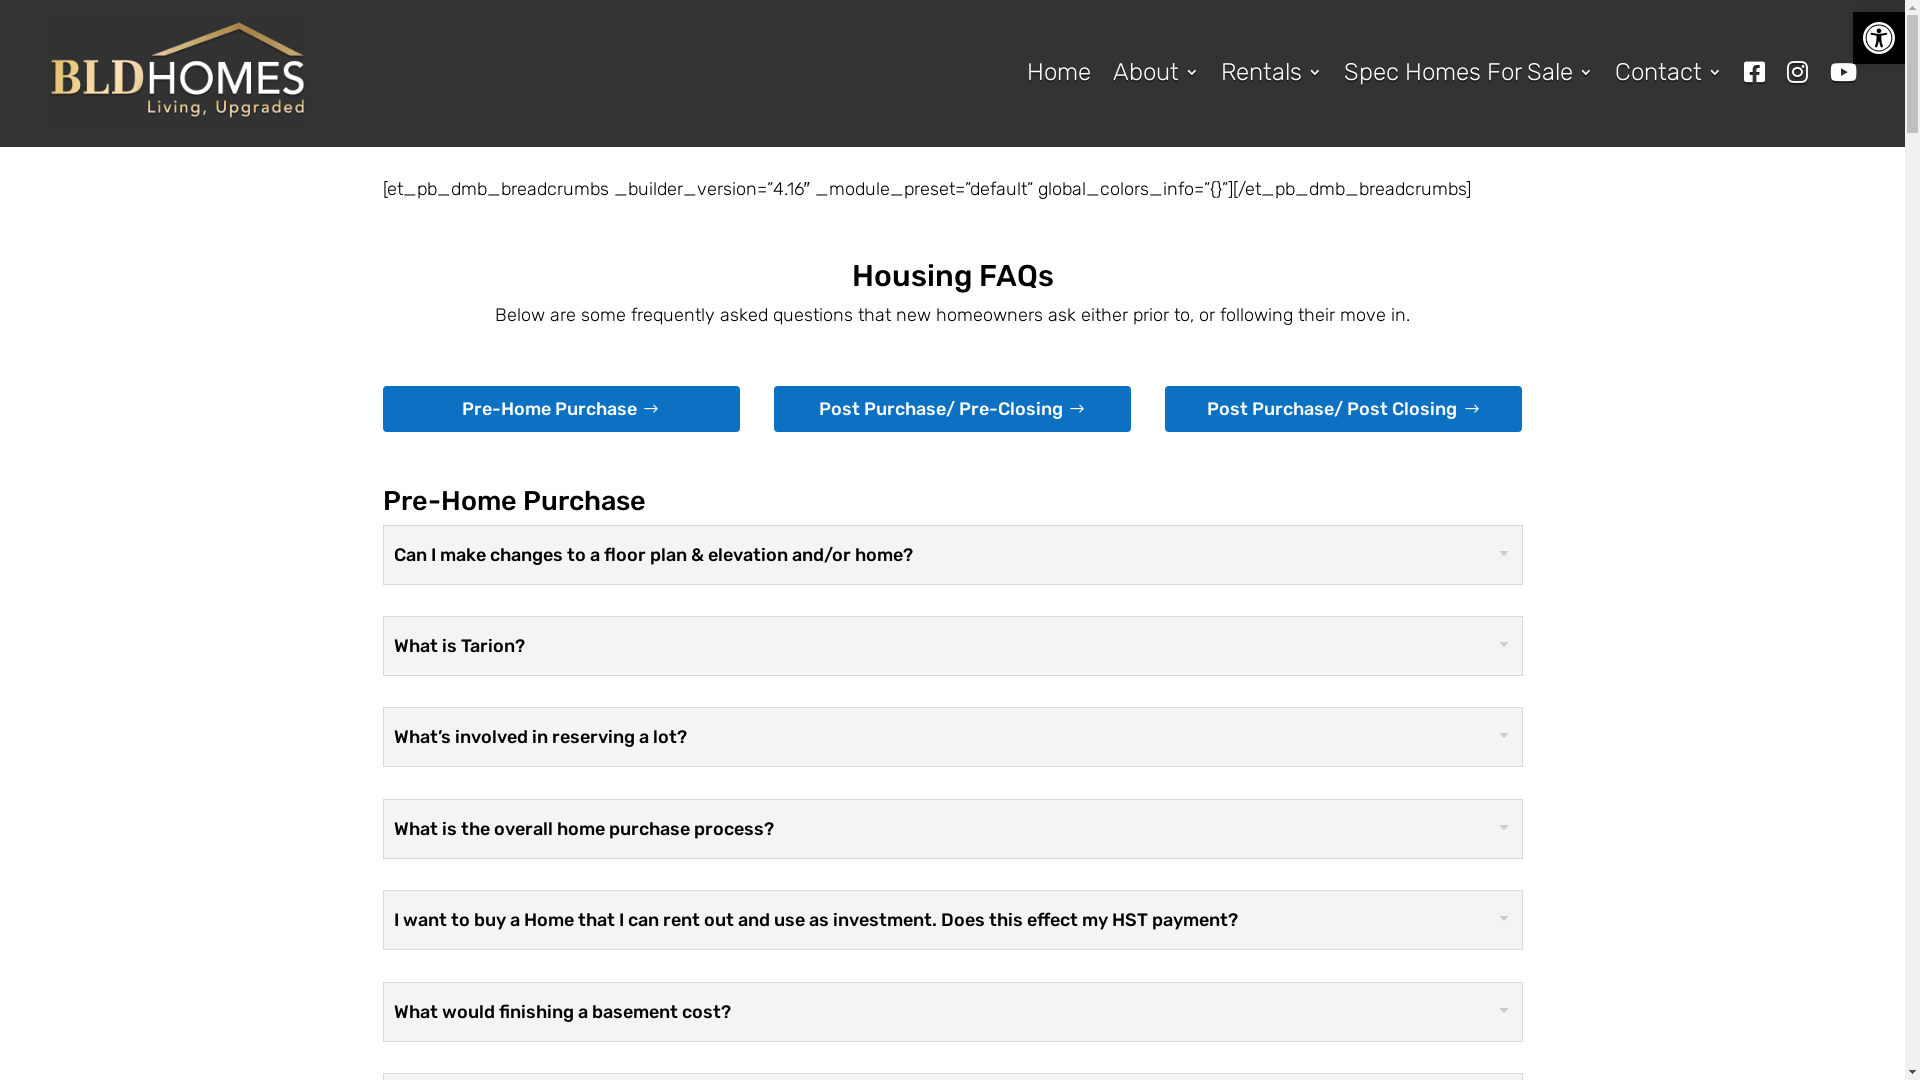 The width and height of the screenshot is (1920, 1080). What do you see at coordinates (1753, 71) in the screenshot?
I see `'Facebook'` at bounding box center [1753, 71].